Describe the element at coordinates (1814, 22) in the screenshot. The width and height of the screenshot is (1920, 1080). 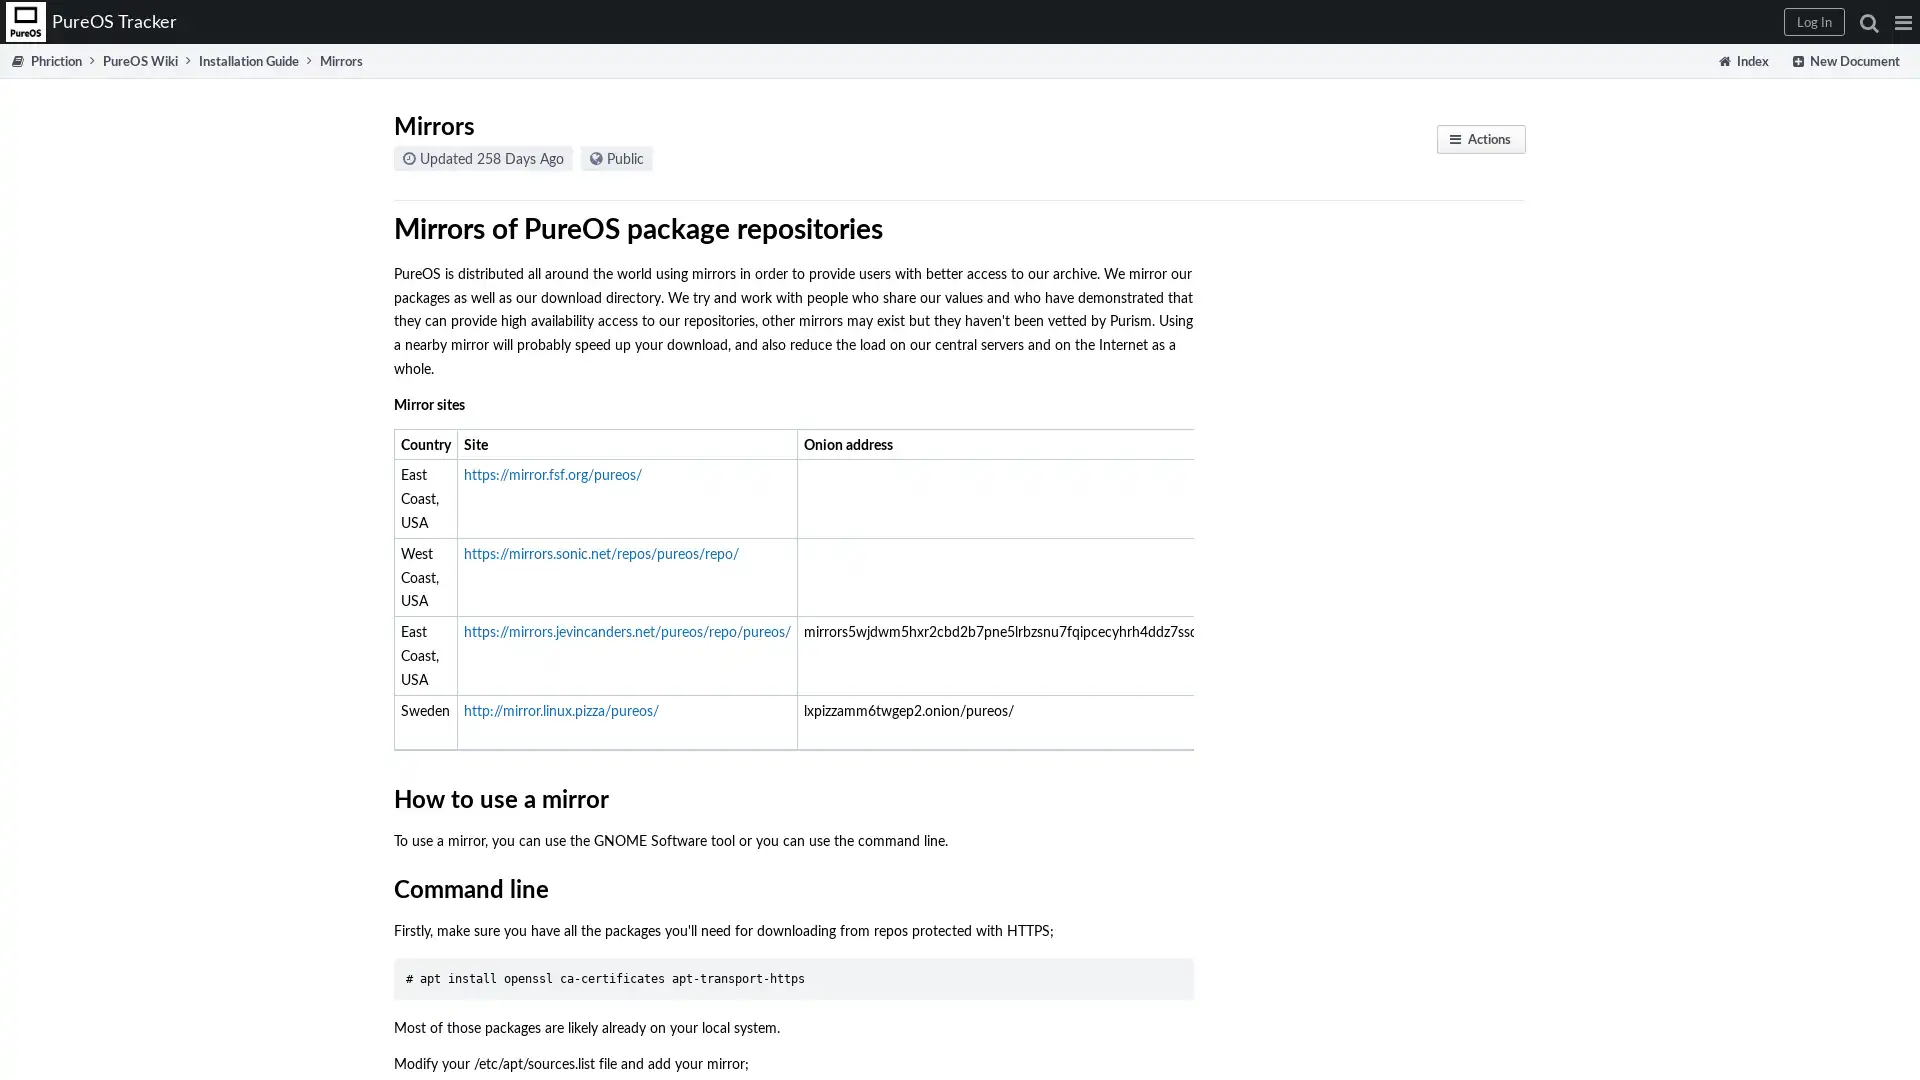
I see `Log In` at that location.